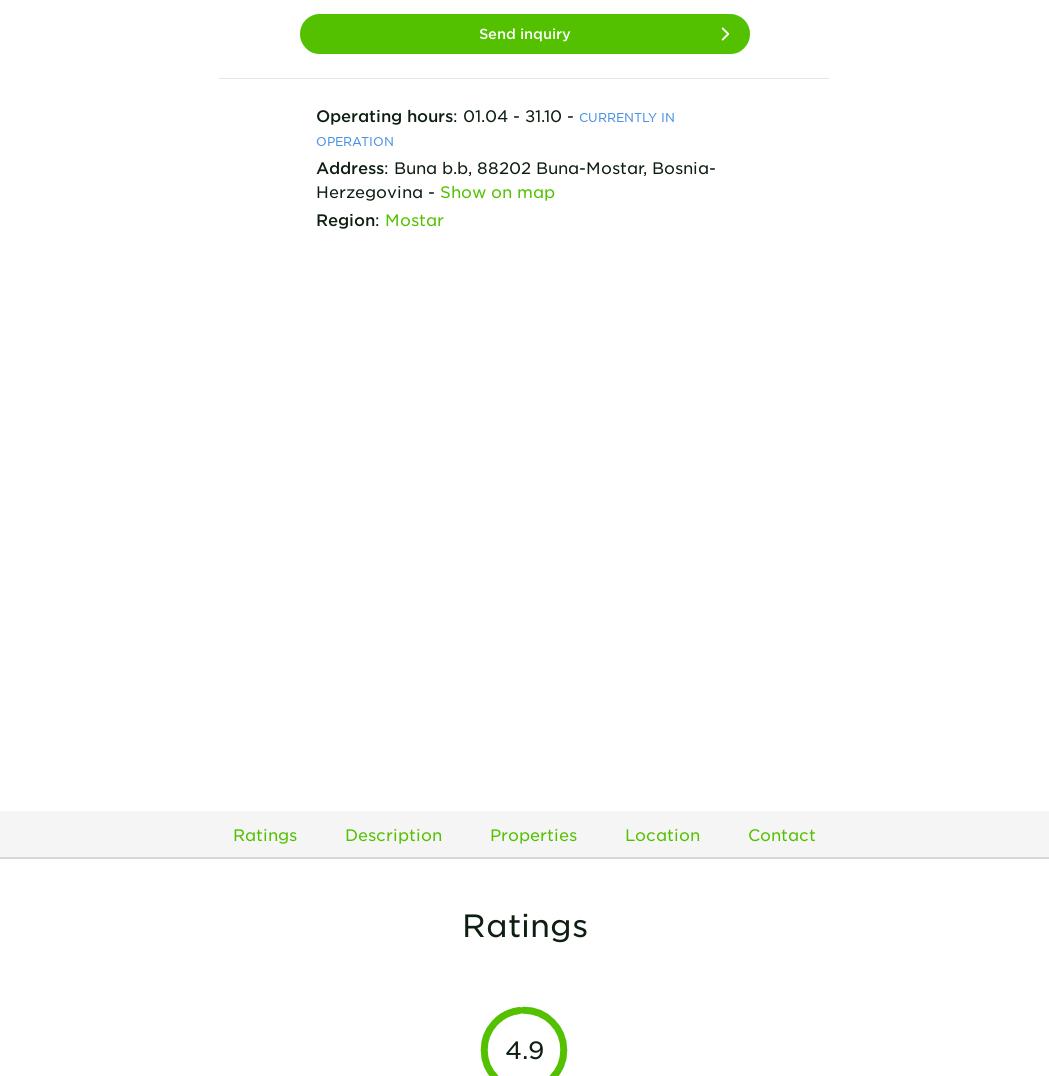 Image resolution: width=1049 pixels, height=1076 pixels. I want to click on 'Description', so click(393, 832).